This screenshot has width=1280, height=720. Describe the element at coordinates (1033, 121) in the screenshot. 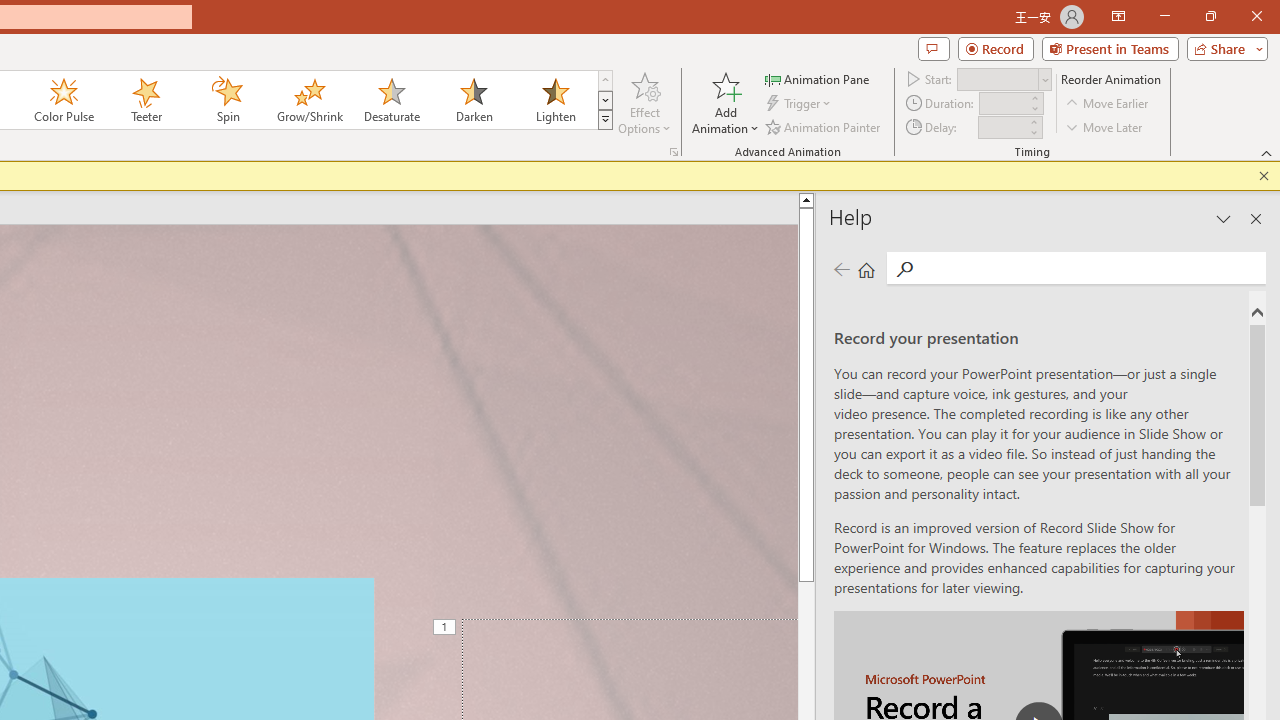

I see `'More'` at that location.